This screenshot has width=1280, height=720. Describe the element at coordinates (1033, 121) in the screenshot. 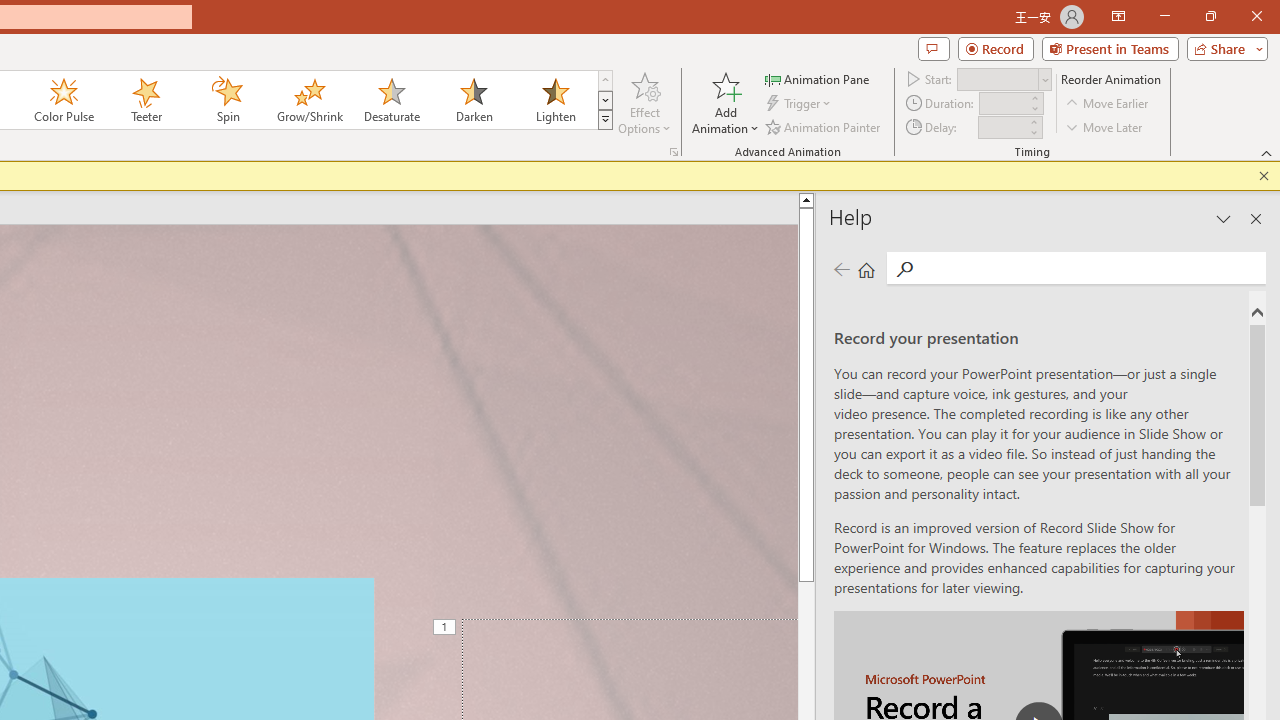

I see `'More'` at that location.